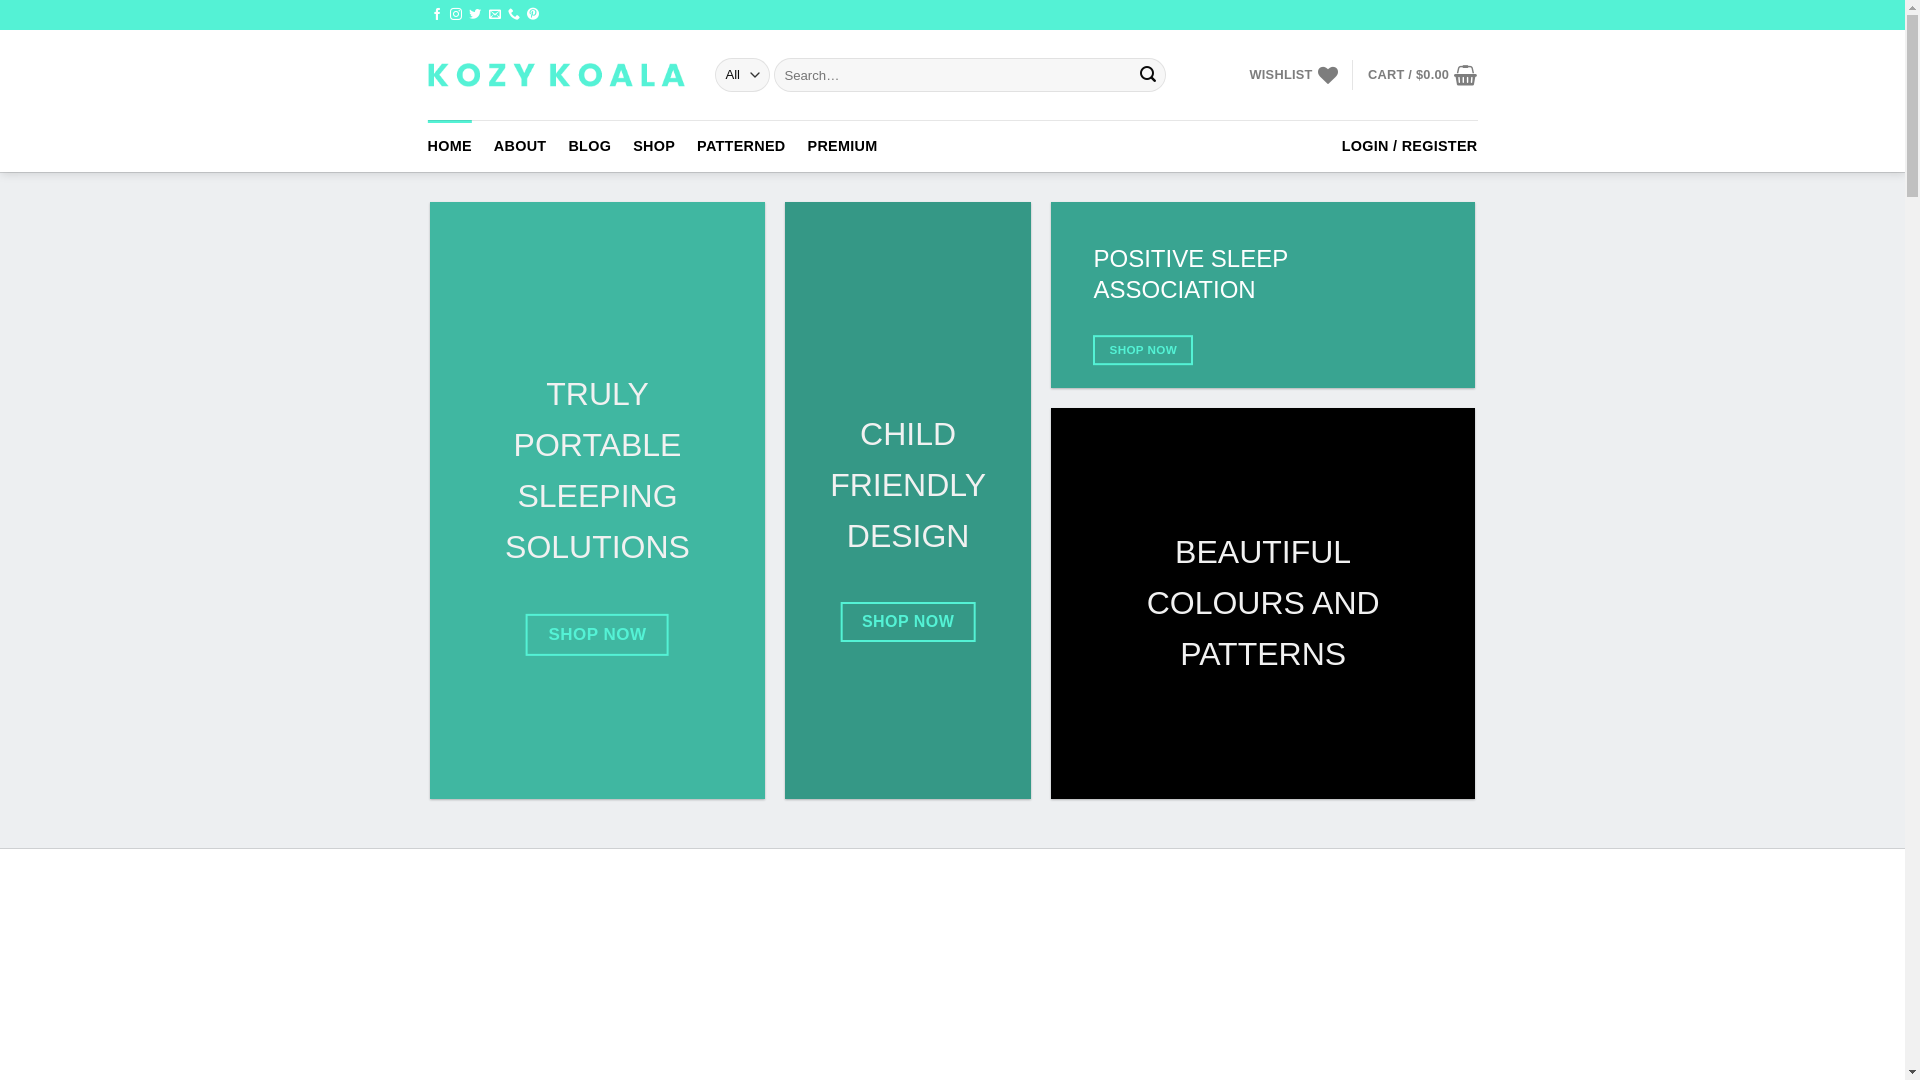 This screenshot has width=1920, height=1080. What do you see at coordinates (455, 15) in the screenshot?
I see `'Follow on Instagram'` at bounding box center [455, 15].